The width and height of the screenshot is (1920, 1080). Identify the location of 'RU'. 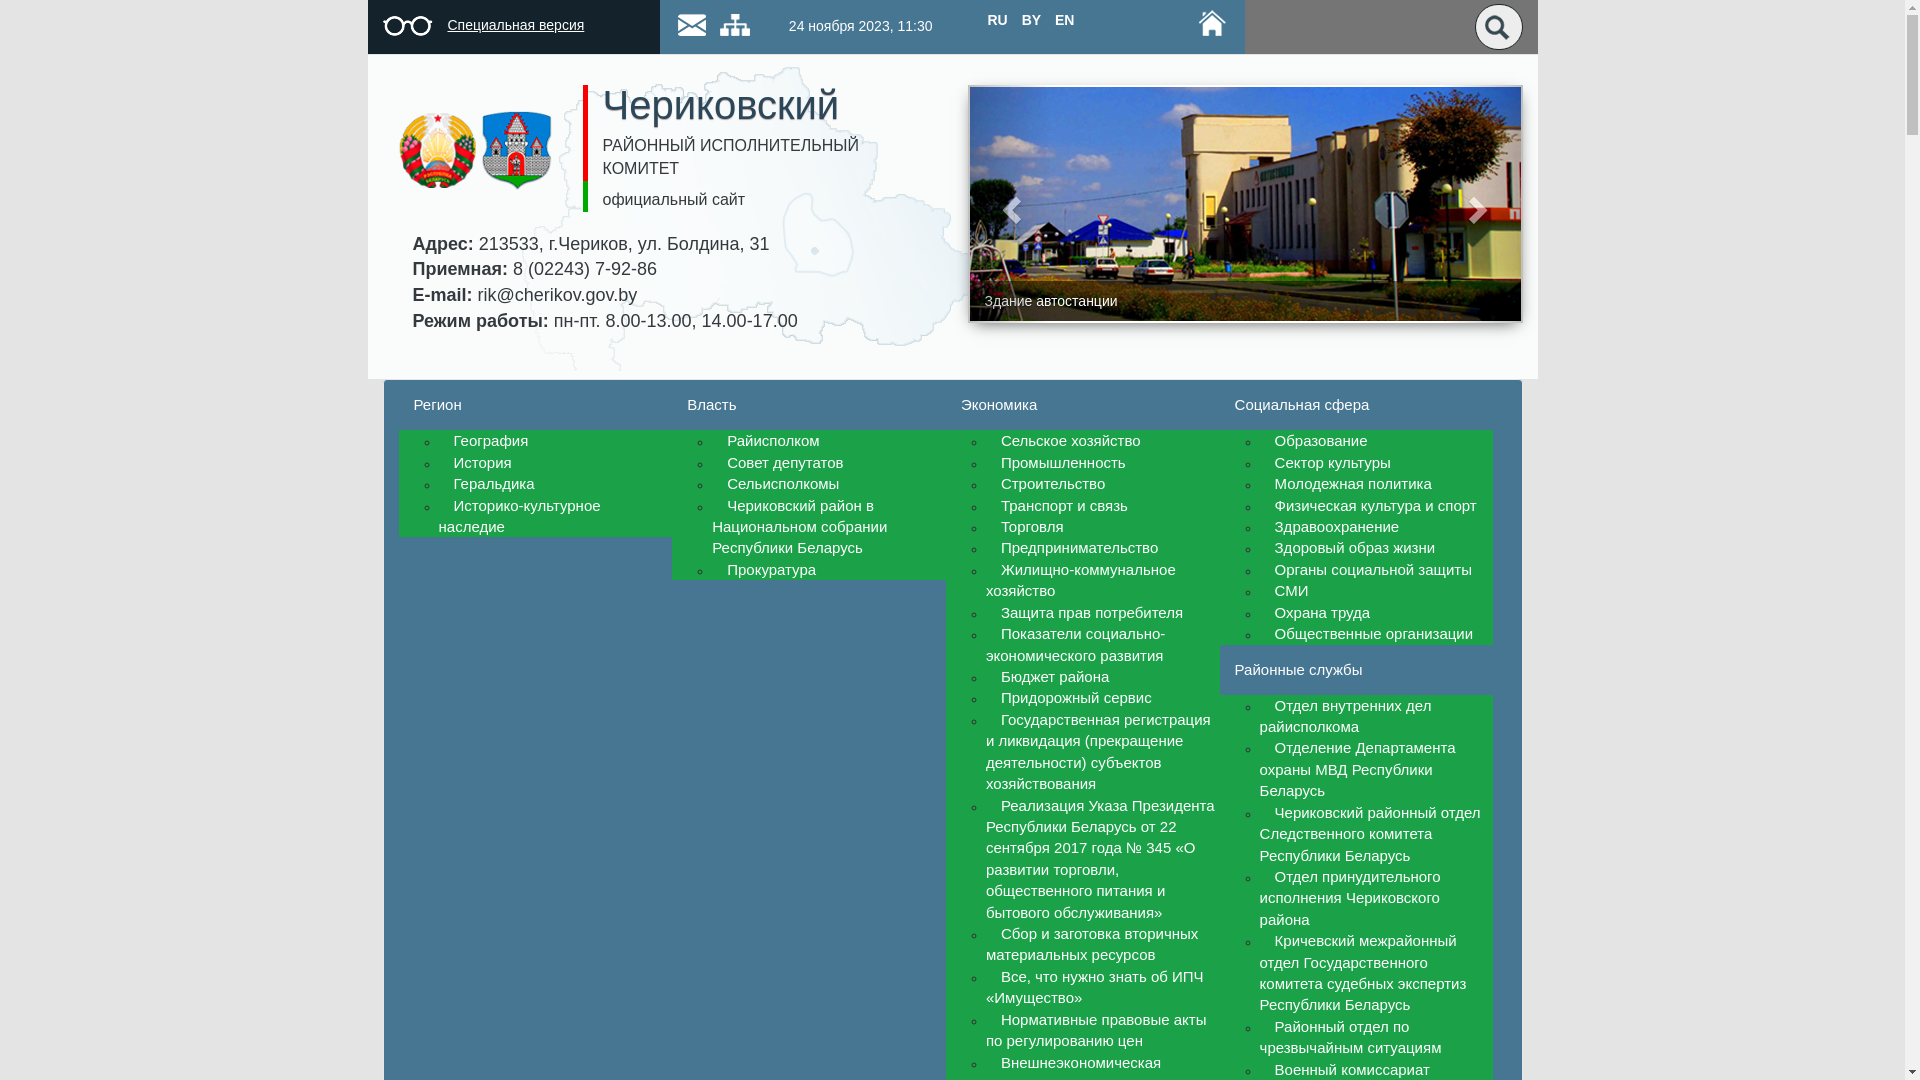
(997, 19).